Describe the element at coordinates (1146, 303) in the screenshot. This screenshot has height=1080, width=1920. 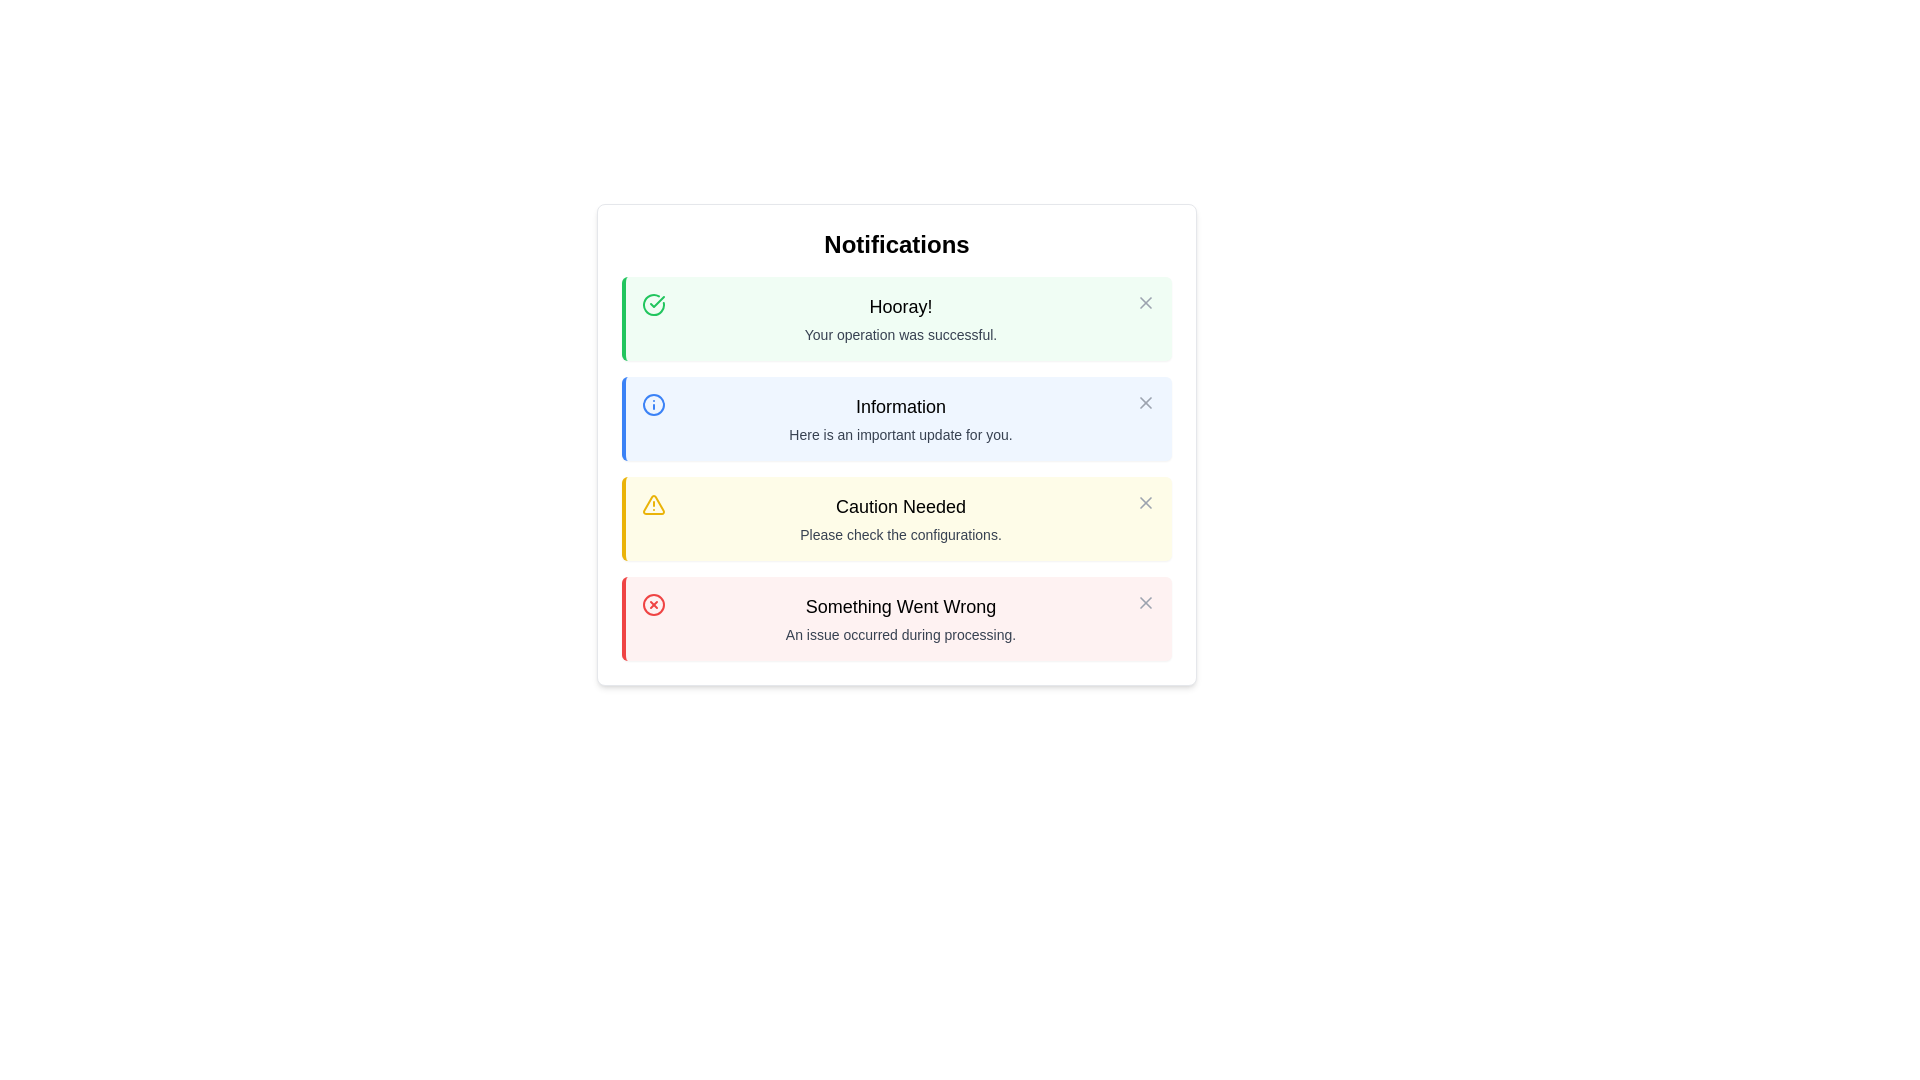
I see `the close ('X') icon in the top-right corner of the notification box labeled 'Hooray! Your operation was successful.'` at that location.